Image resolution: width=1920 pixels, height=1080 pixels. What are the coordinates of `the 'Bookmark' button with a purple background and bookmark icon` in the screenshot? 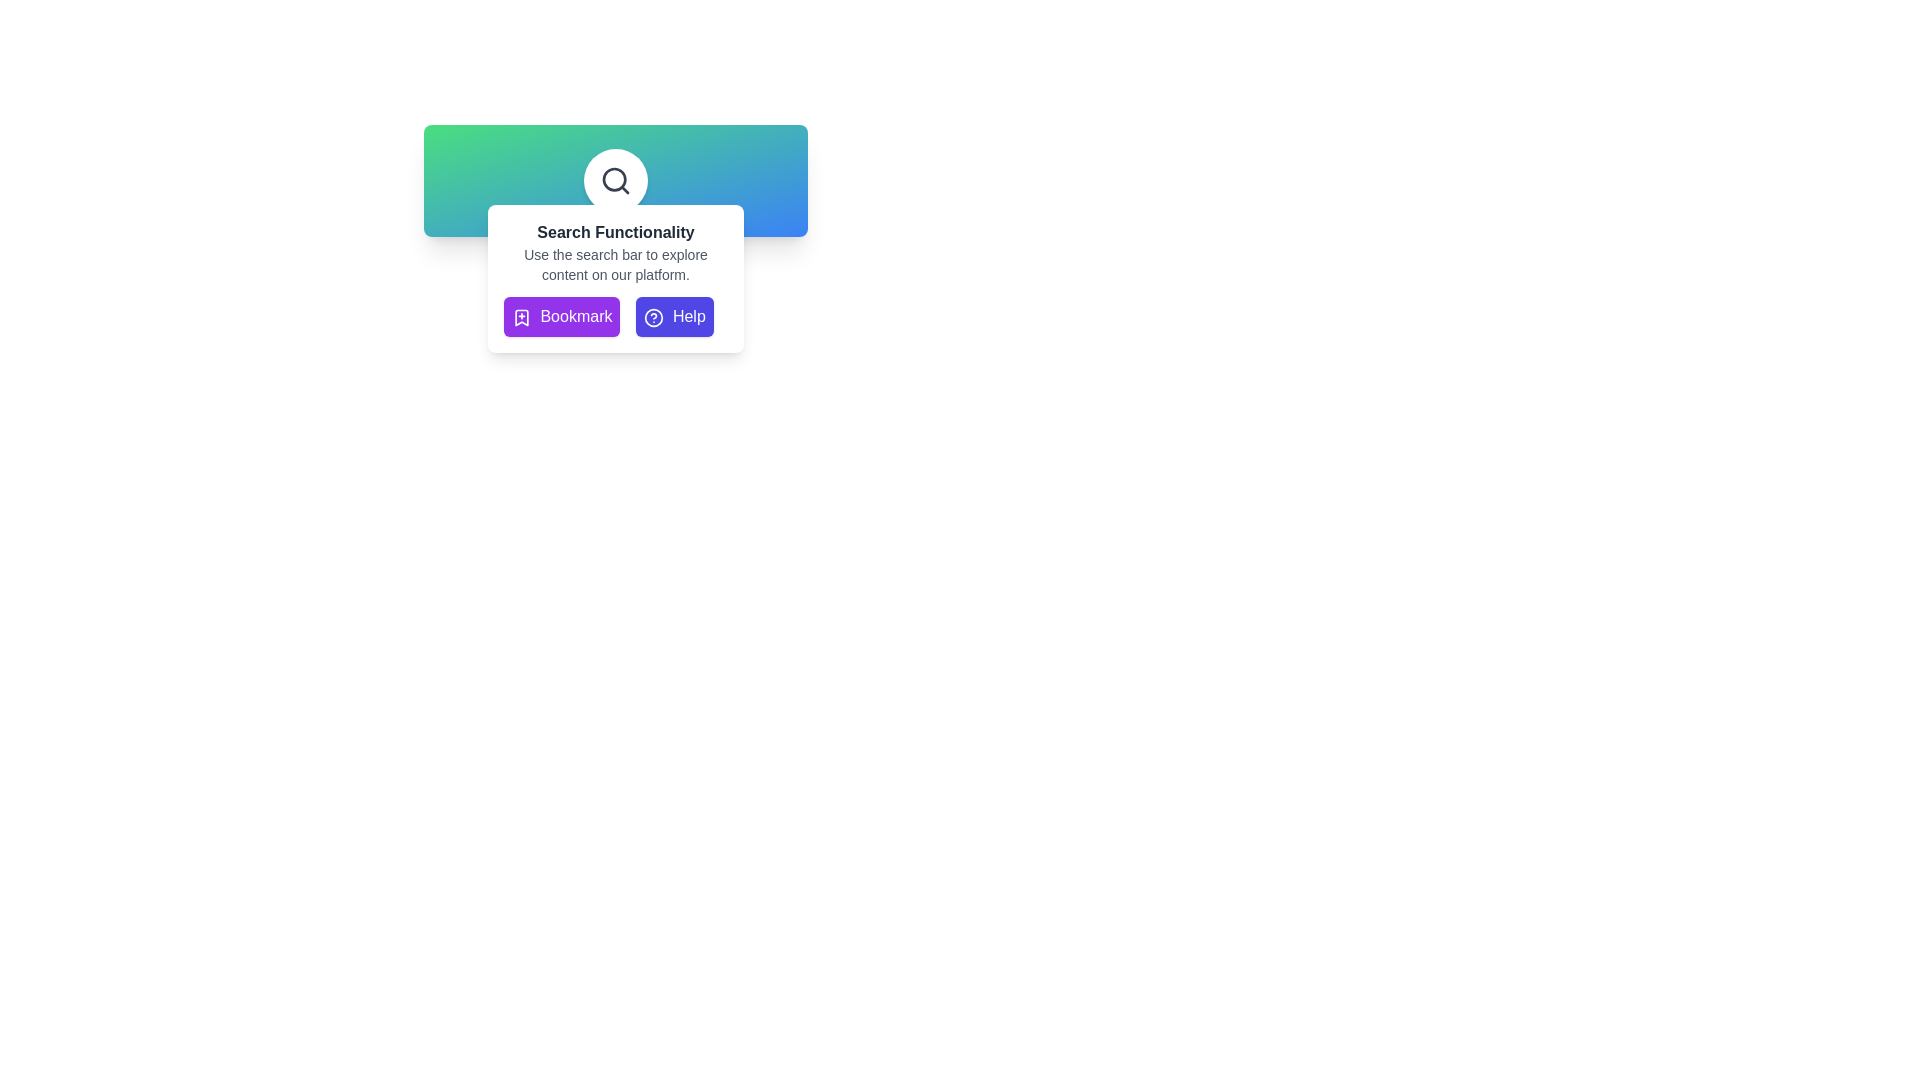 It's located at (614, 315).